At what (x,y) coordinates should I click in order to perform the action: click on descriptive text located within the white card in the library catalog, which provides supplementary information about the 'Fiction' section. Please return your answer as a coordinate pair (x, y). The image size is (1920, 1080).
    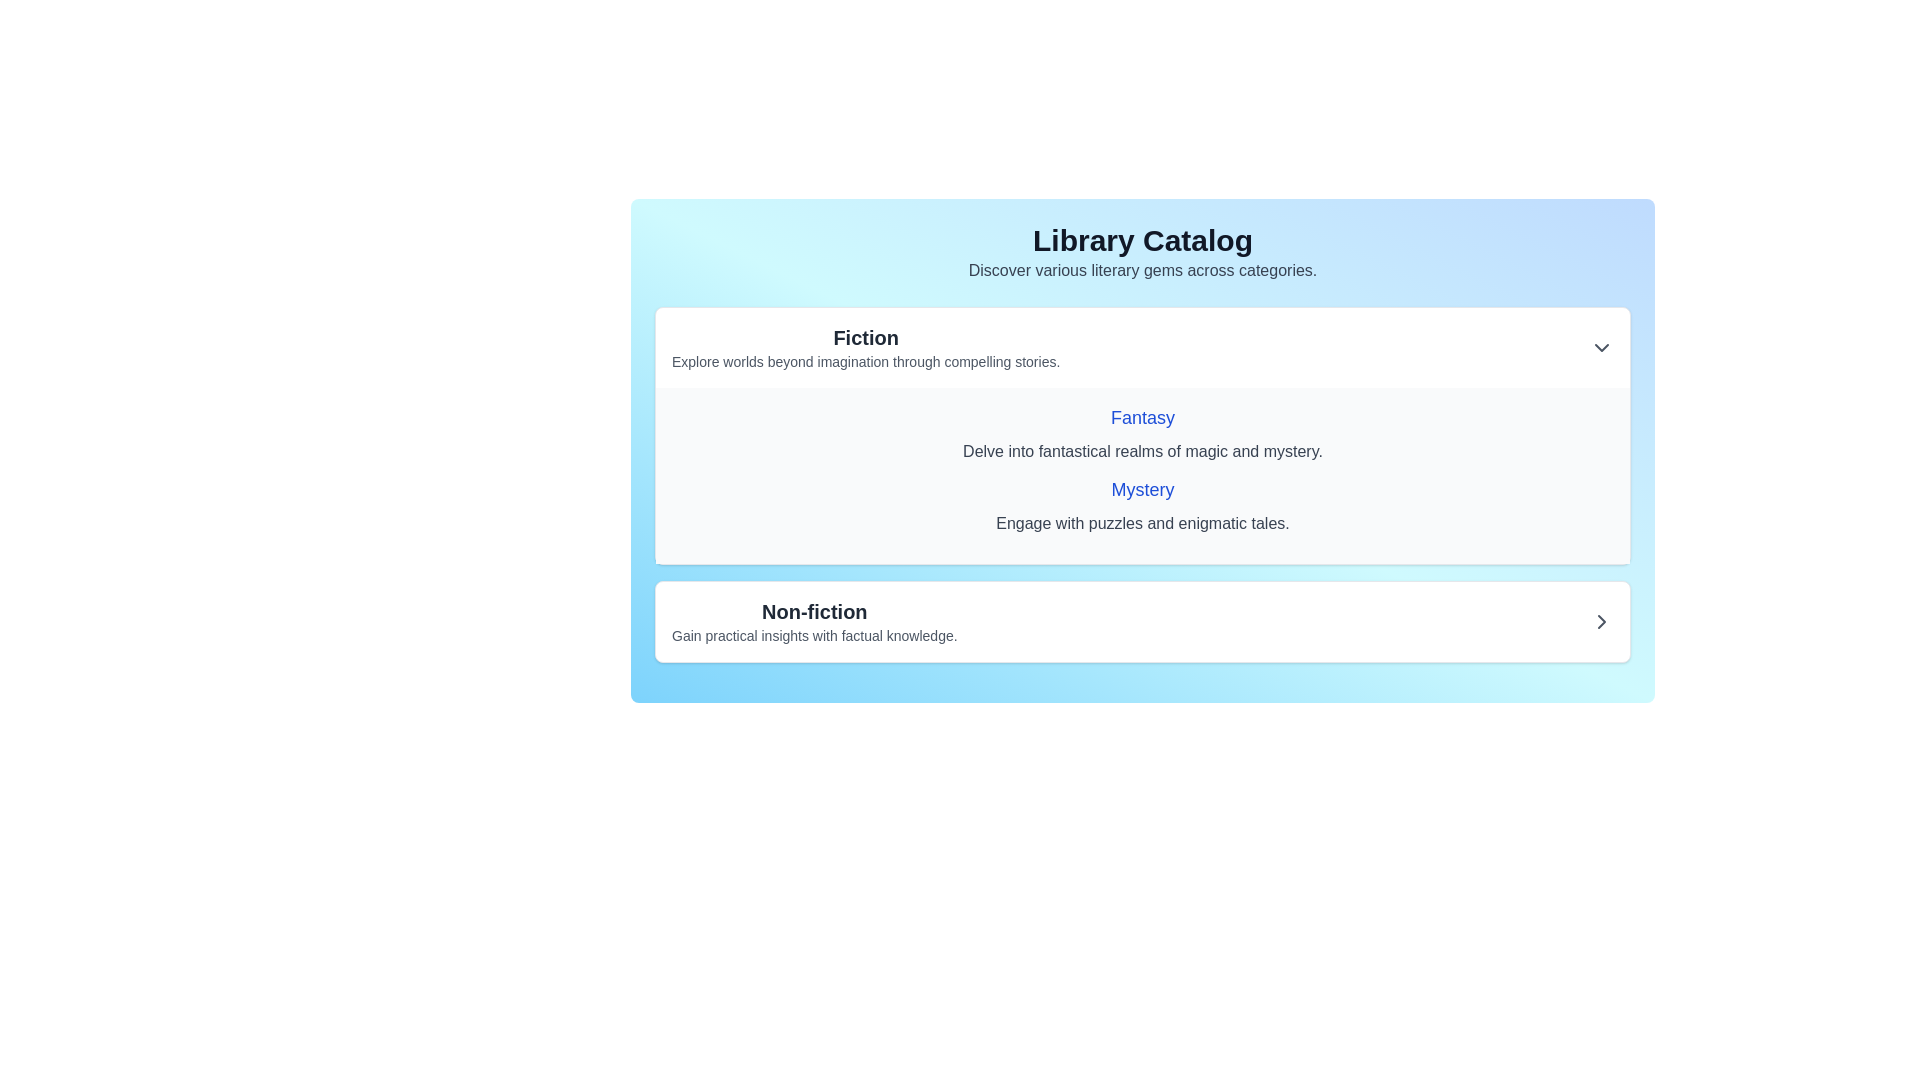
    Looking at the image, I should click on (866, 362).